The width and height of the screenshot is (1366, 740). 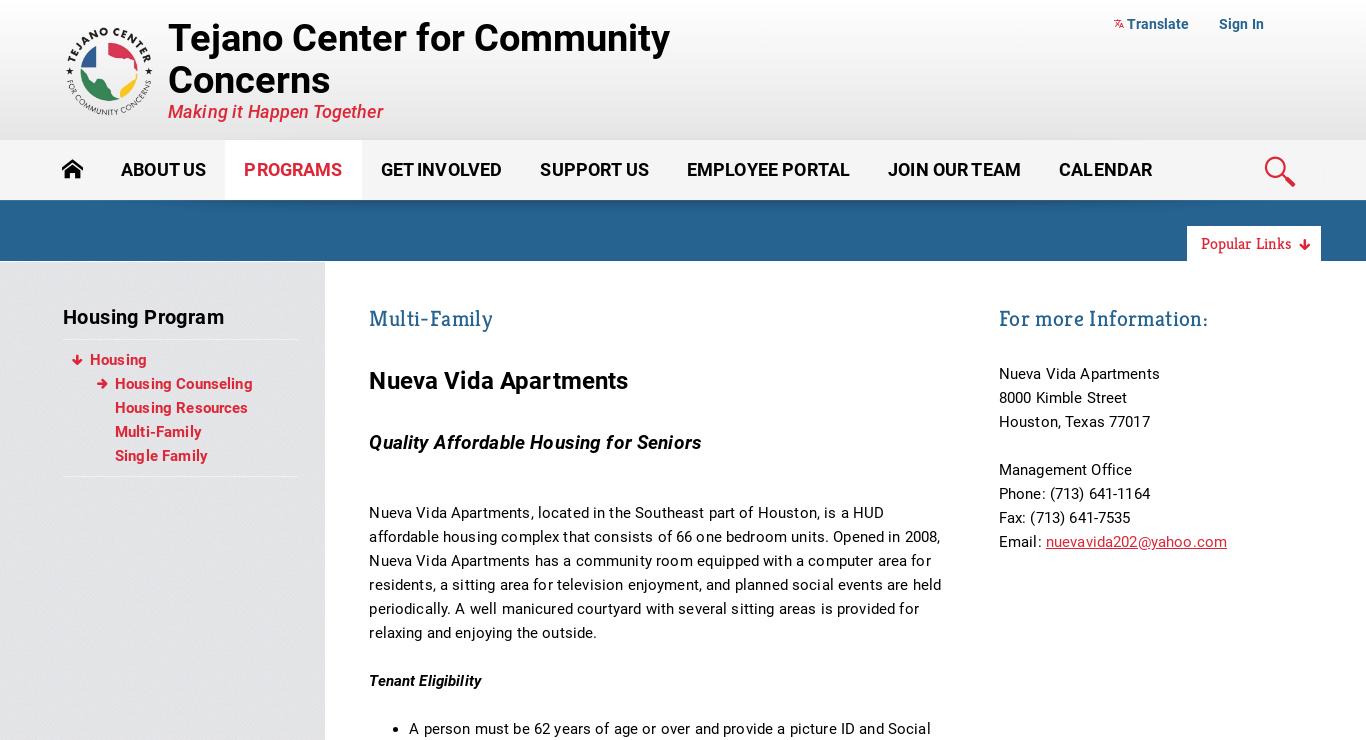 What do you see at coordinates (997, 469) in the screenshot?
I see `'Management Office'` at bounding box center [997, 469].